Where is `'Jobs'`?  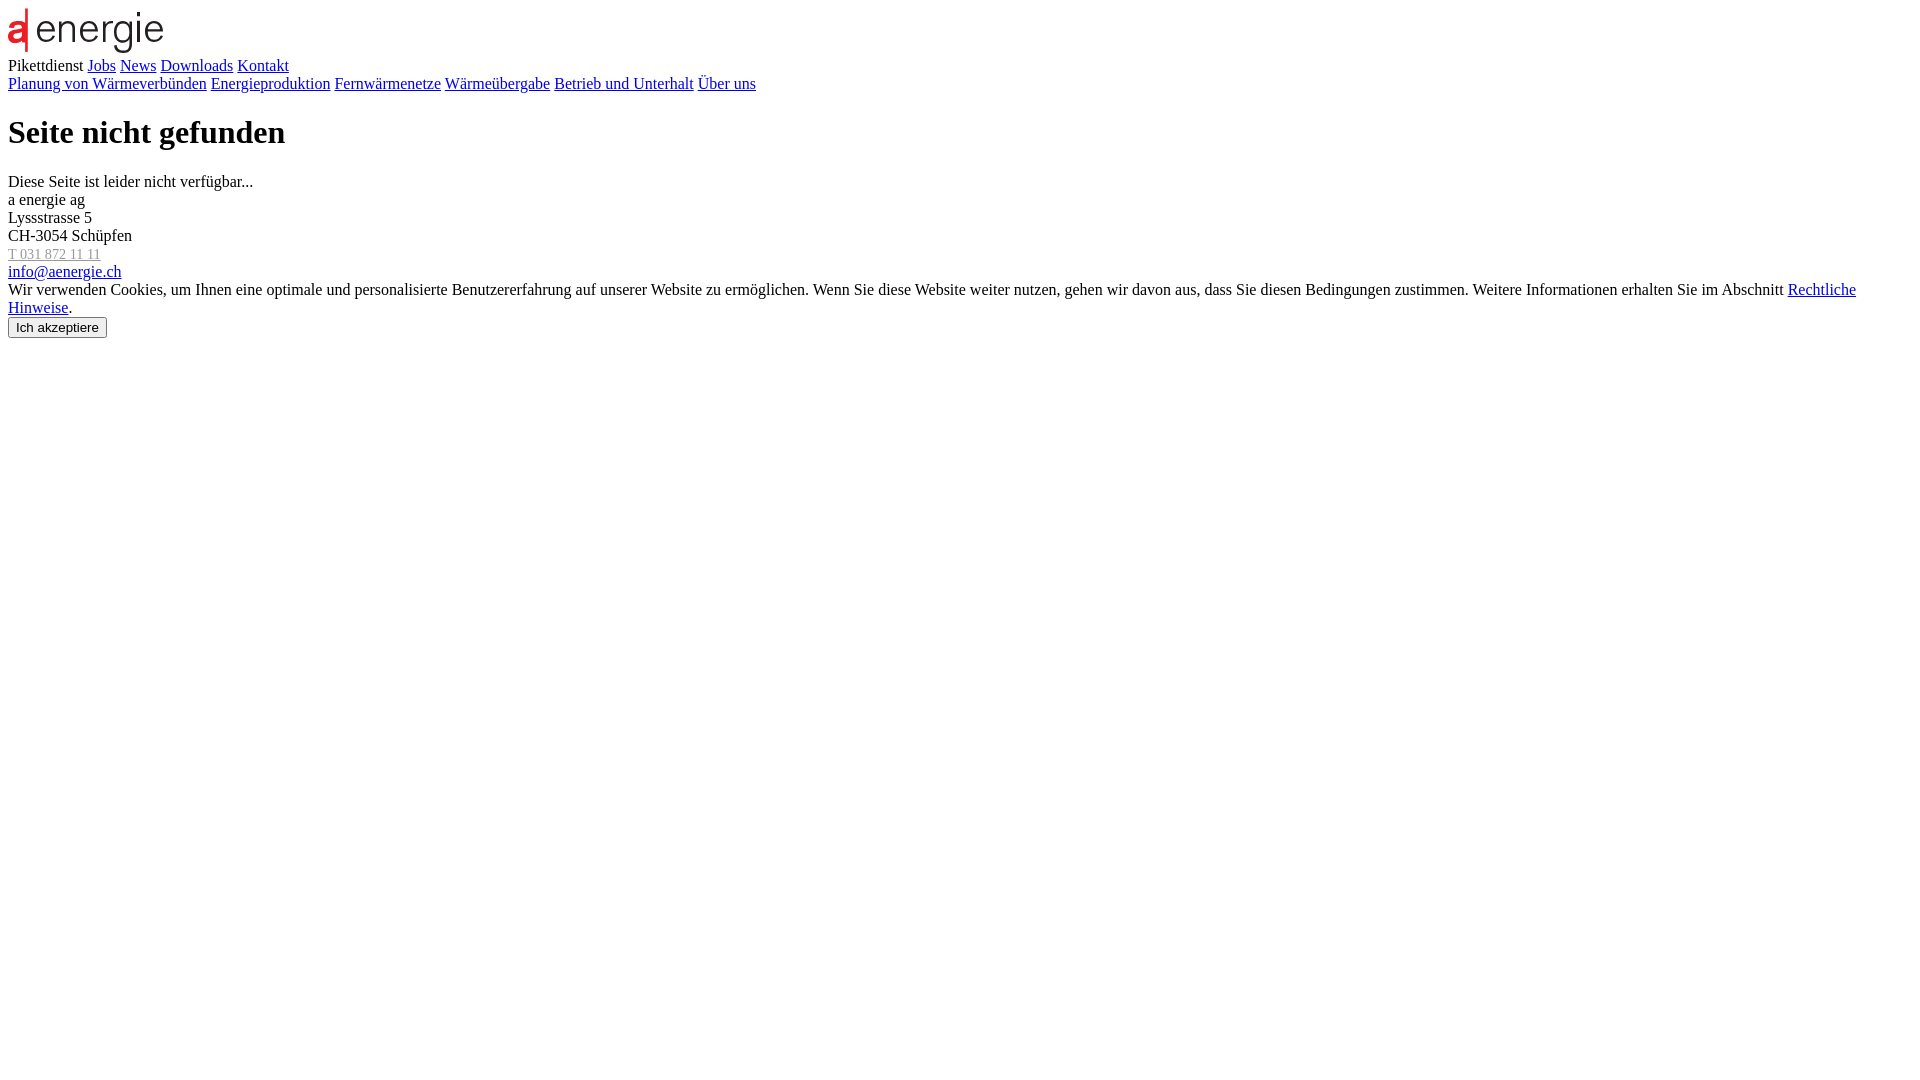
'Jobs' is located at coordinates (86, 64).